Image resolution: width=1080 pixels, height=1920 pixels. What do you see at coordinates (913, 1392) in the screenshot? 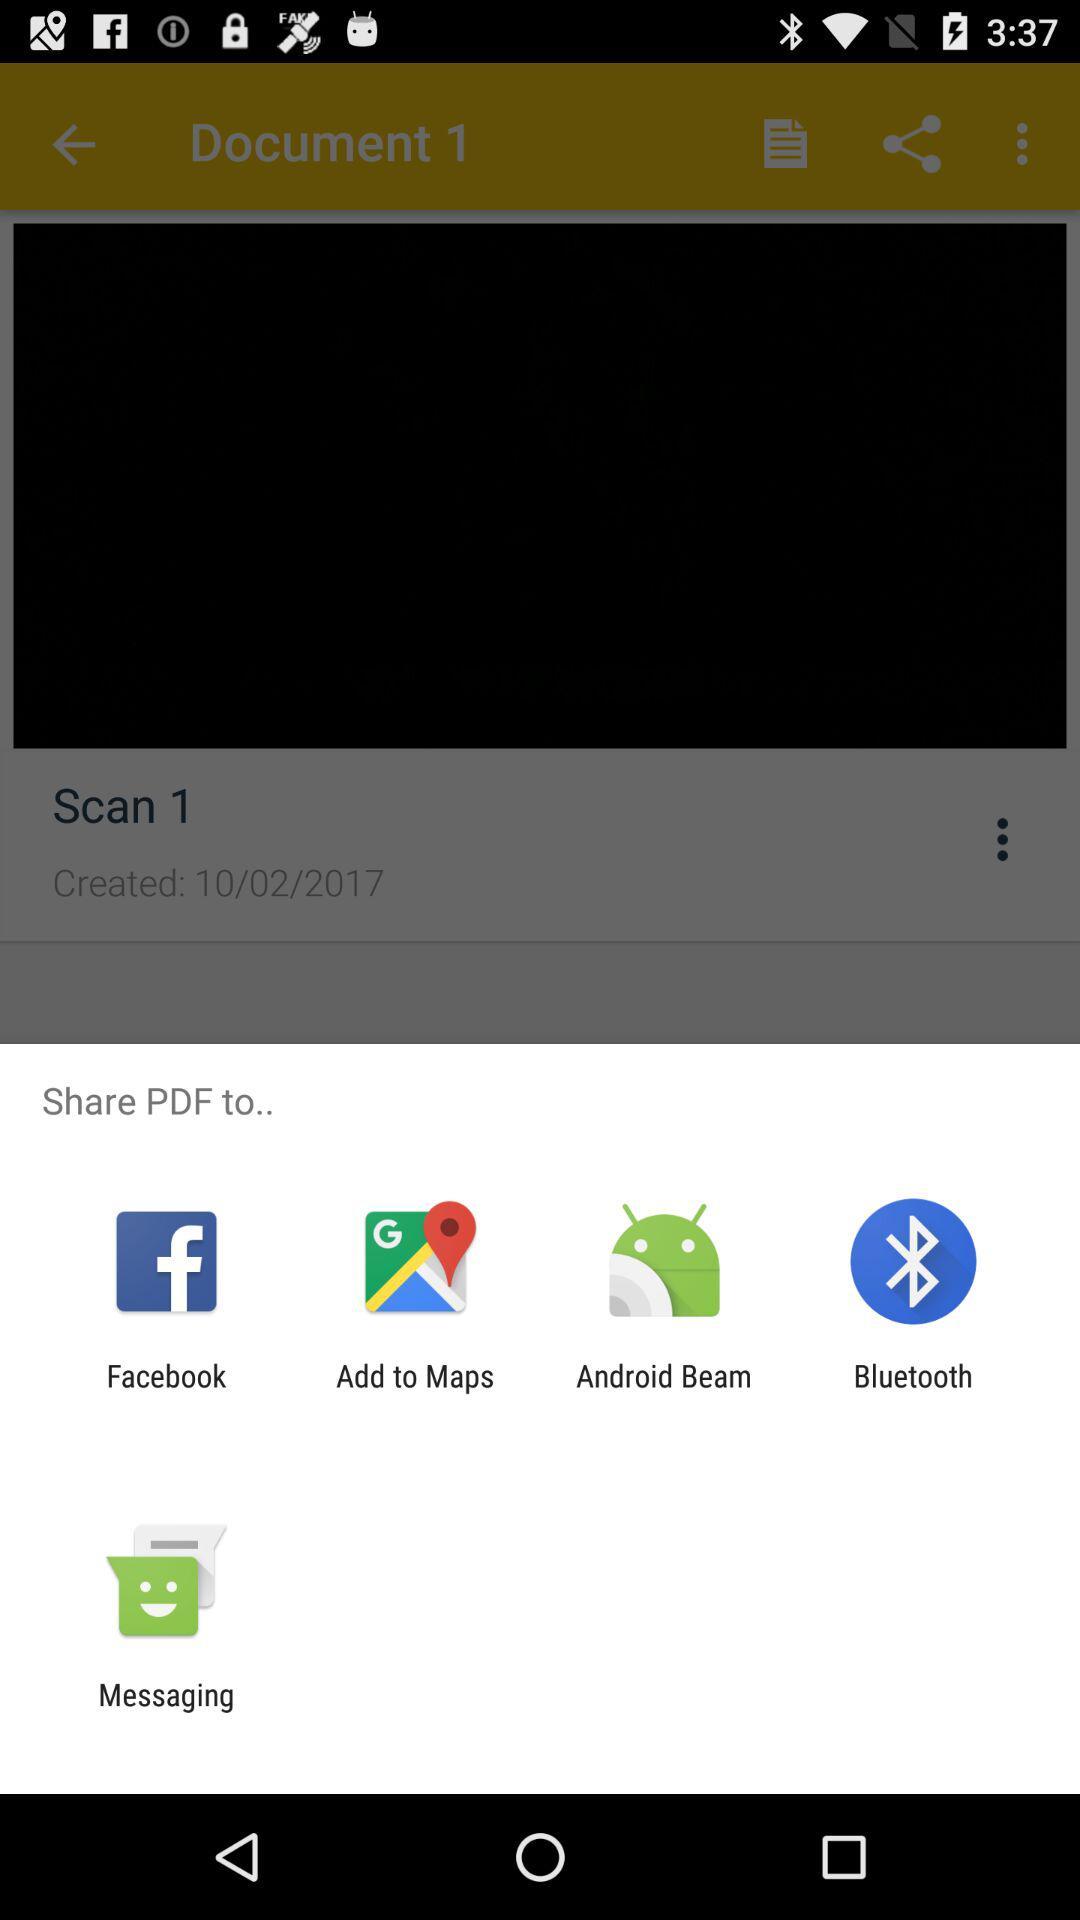
I see `the bluetooth` at bounding box center [913, 1392].